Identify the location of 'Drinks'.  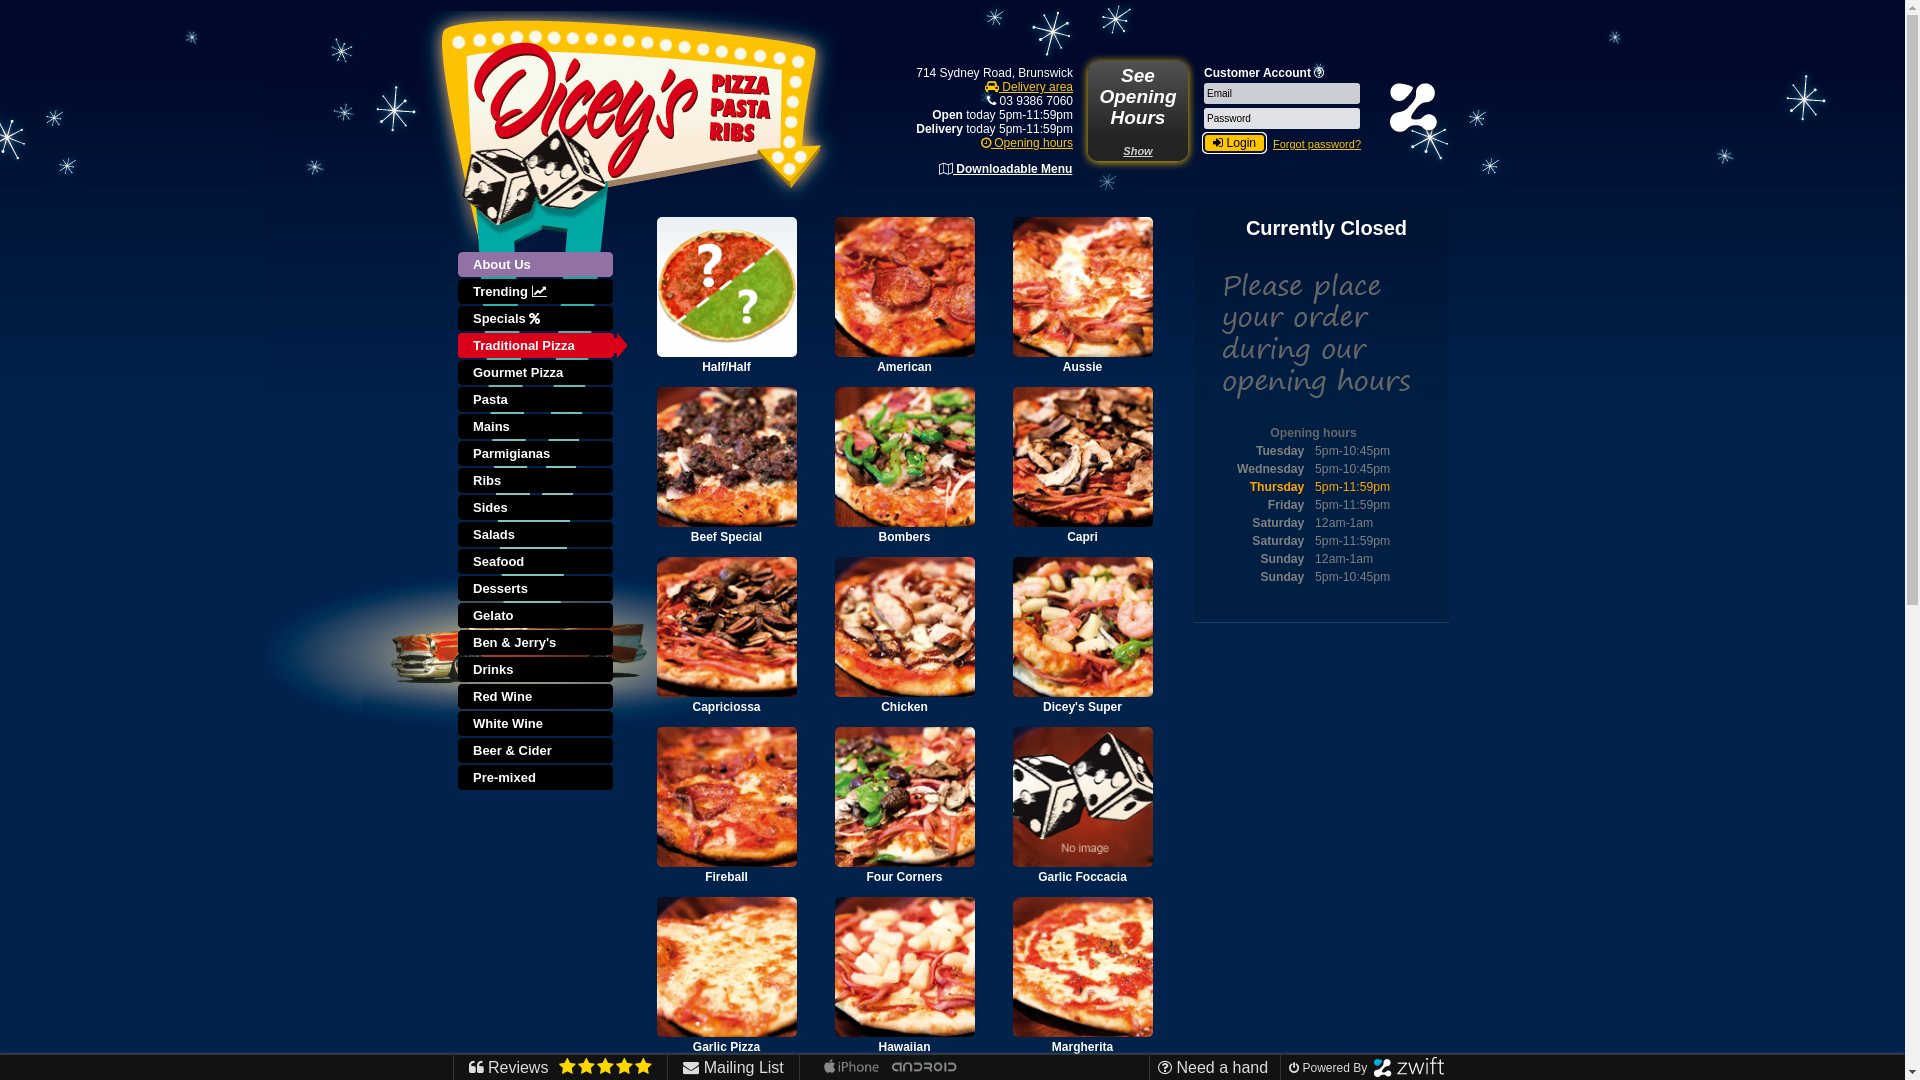
(537, 670).